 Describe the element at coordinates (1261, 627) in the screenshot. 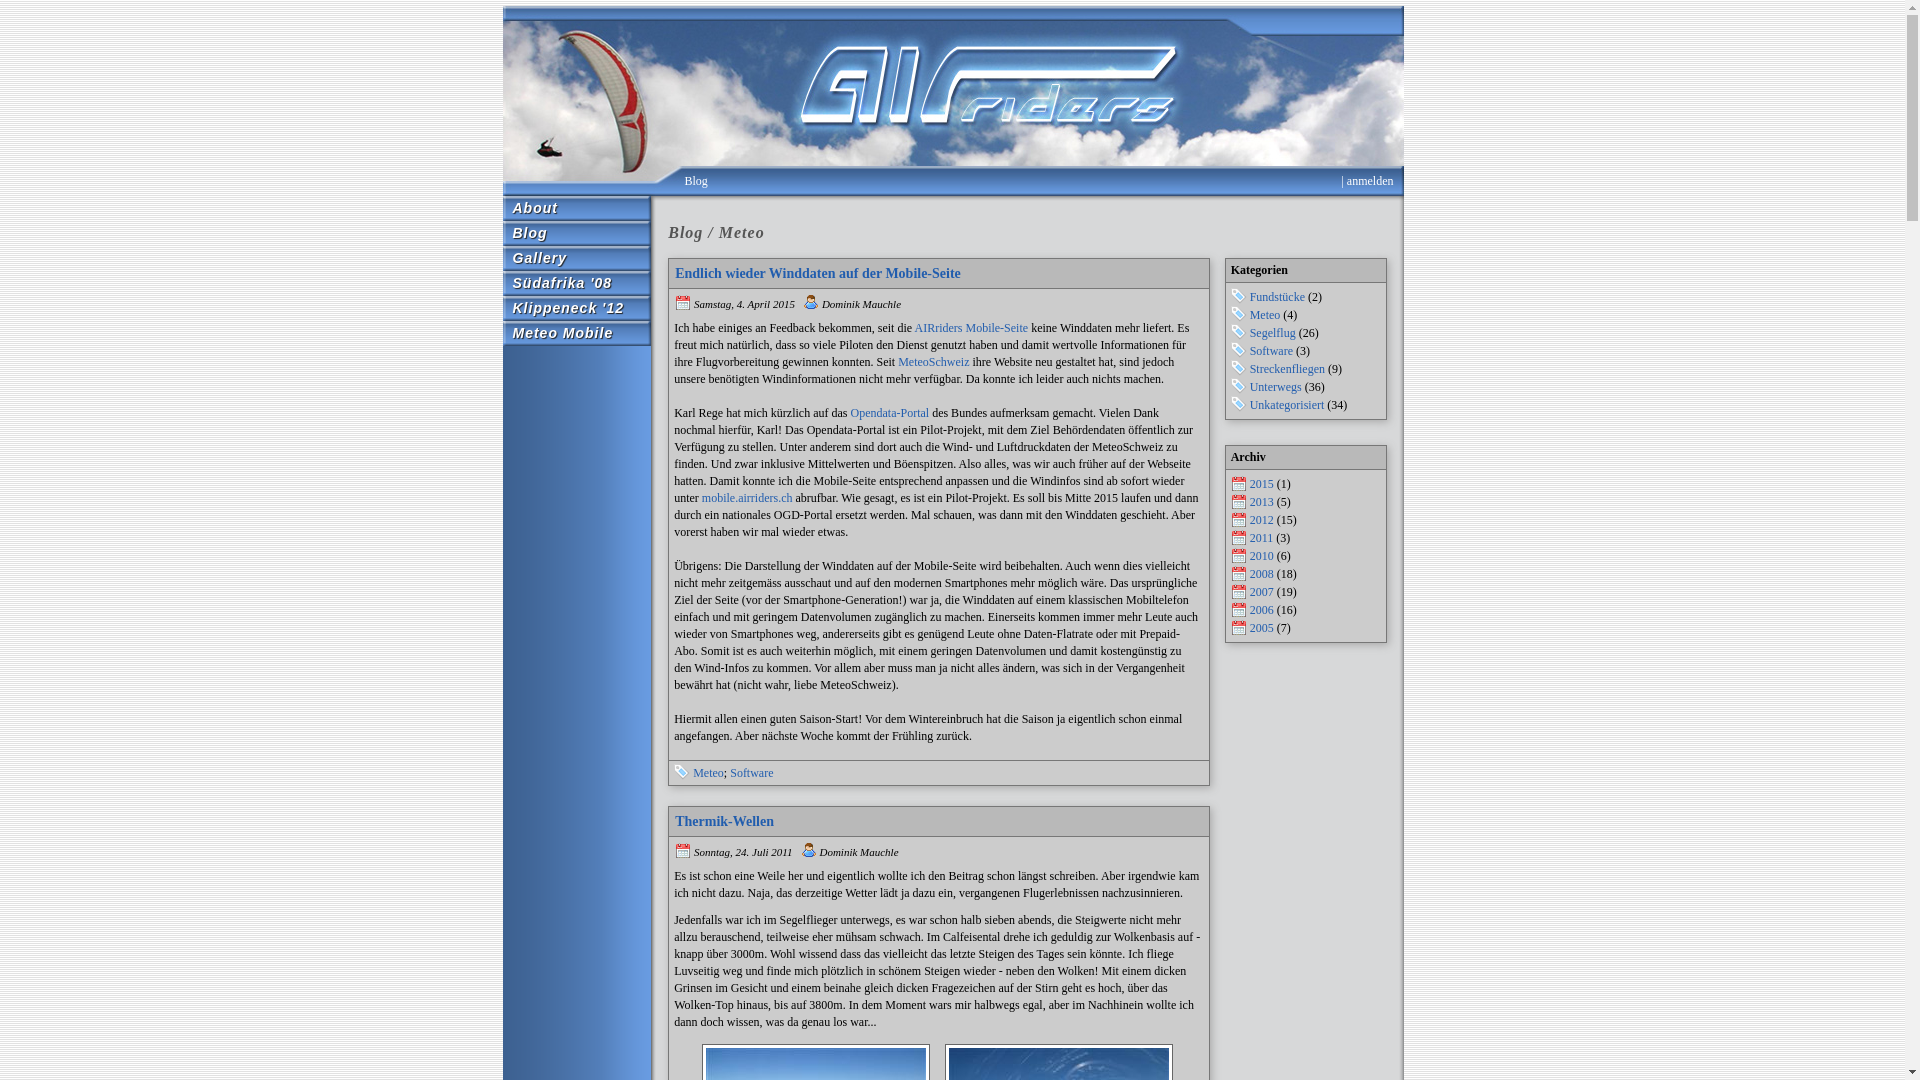

I see `'2005'` at that location.